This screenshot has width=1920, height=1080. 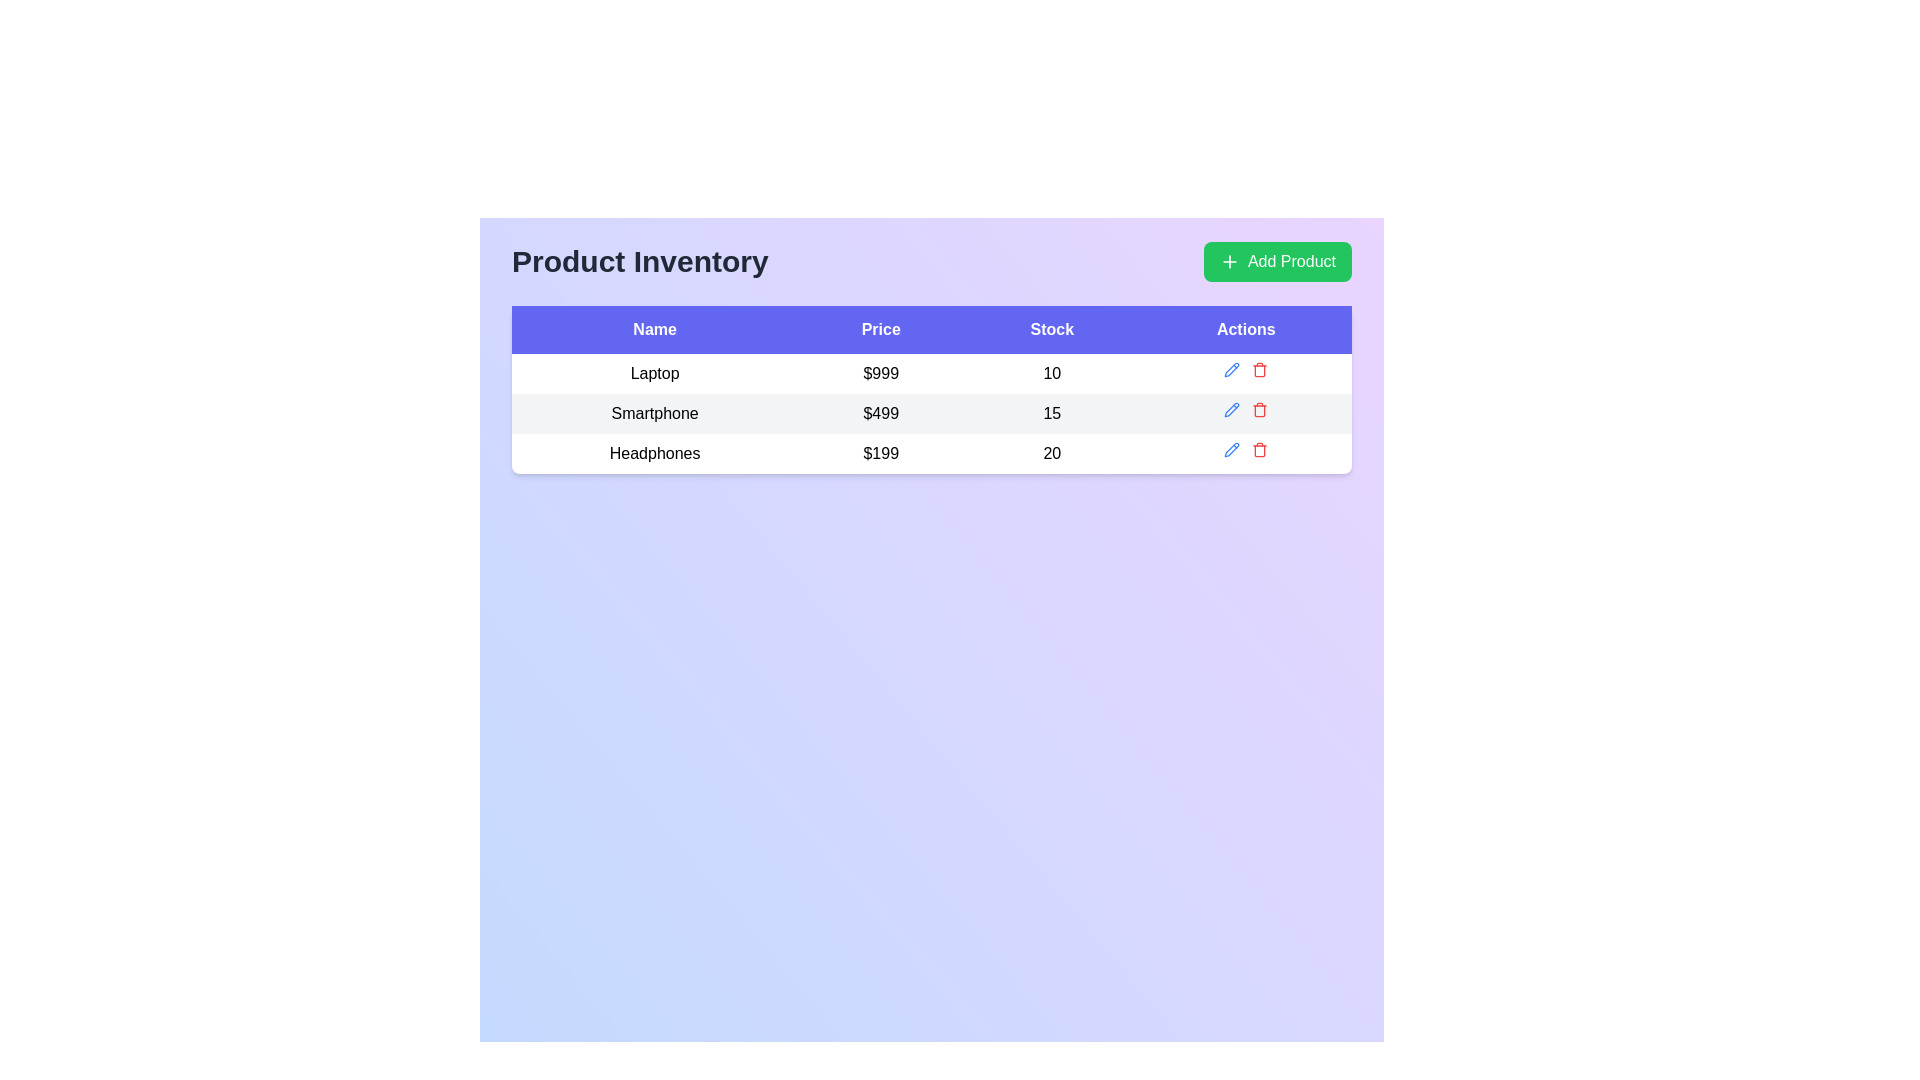 I want to click on the white plus icon located inside the green 'Add Product' button at the top-right corner of the content section, which is positioned to the left of the button's text label, so click(x=1228, y=261).